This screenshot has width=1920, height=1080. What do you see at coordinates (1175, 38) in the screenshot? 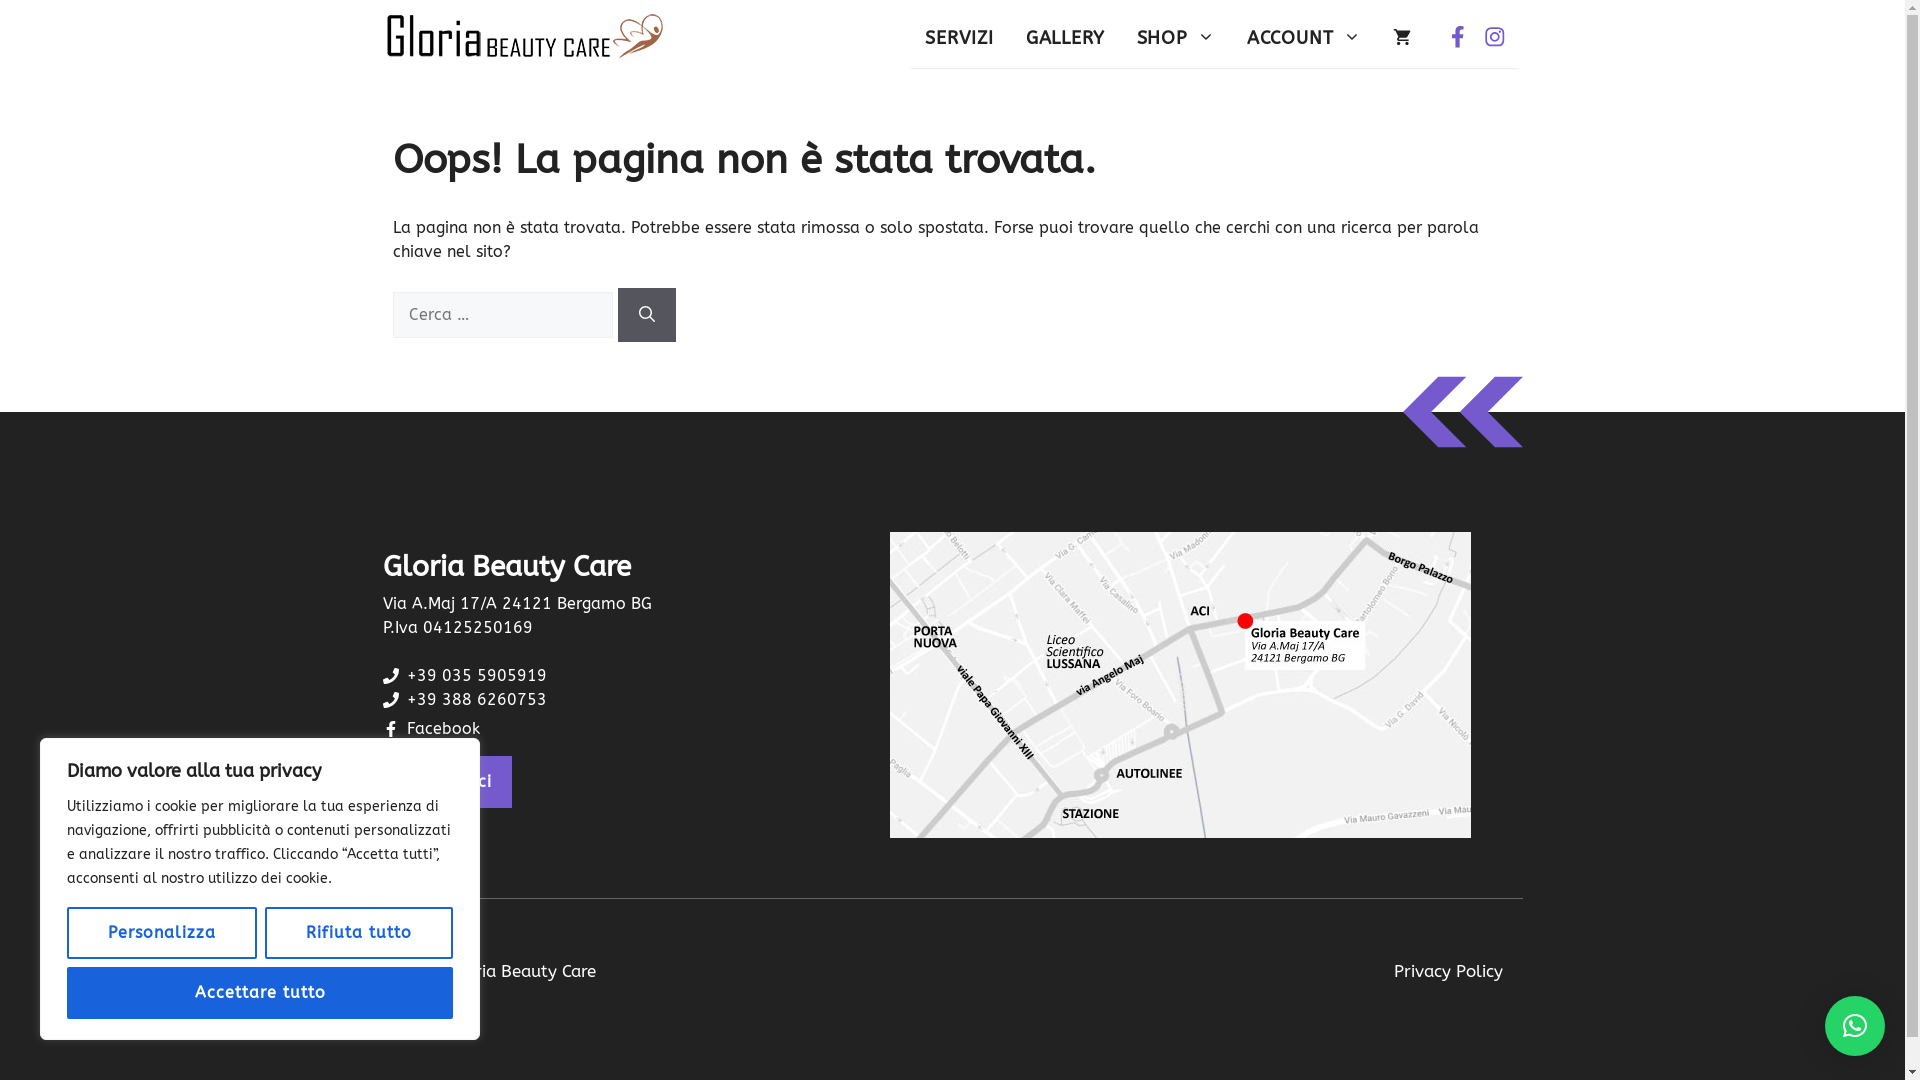
I see `'SHOP'` at bounding box center [1175, 38].